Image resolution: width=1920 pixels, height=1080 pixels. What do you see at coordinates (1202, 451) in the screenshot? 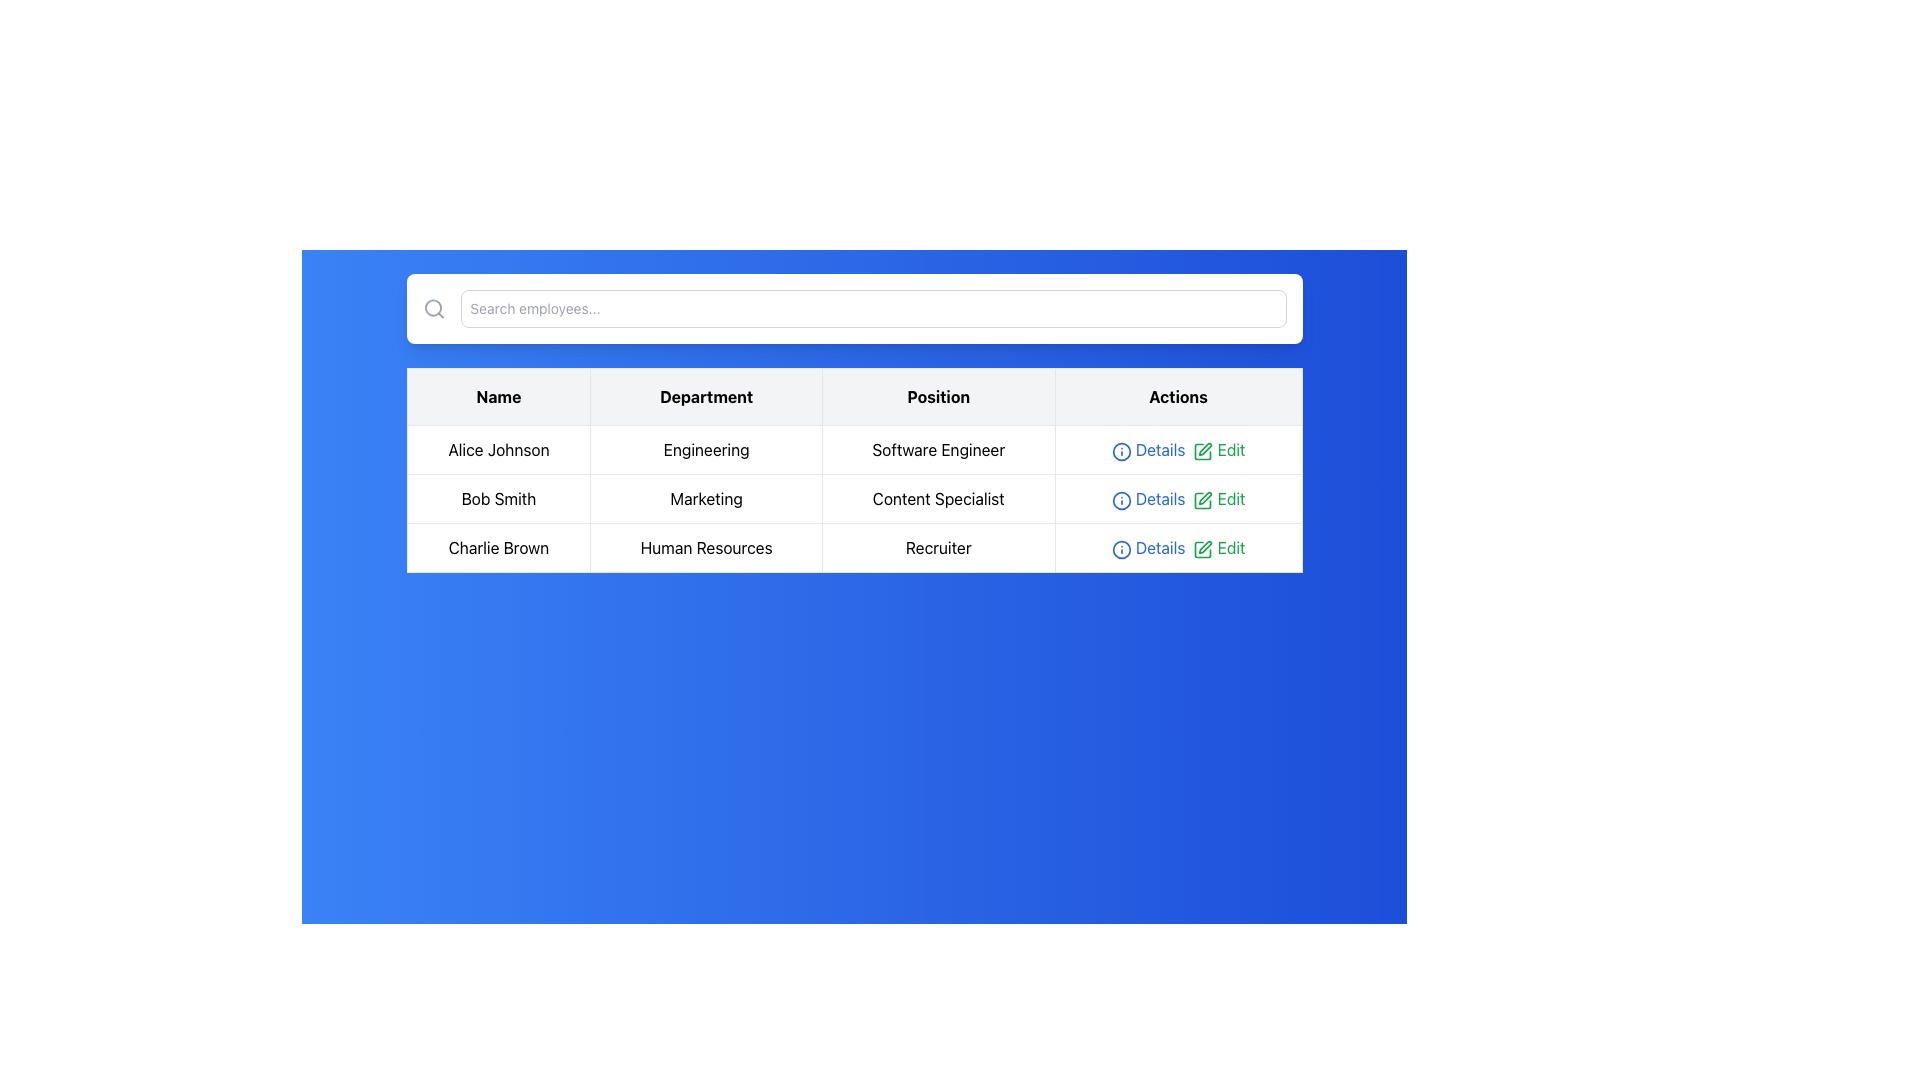
I see `the 'Edit' icon located in the 'Actions' column of the table, which is positioned to the left of the 'Edit' text` at bounding box center [1202, 451].